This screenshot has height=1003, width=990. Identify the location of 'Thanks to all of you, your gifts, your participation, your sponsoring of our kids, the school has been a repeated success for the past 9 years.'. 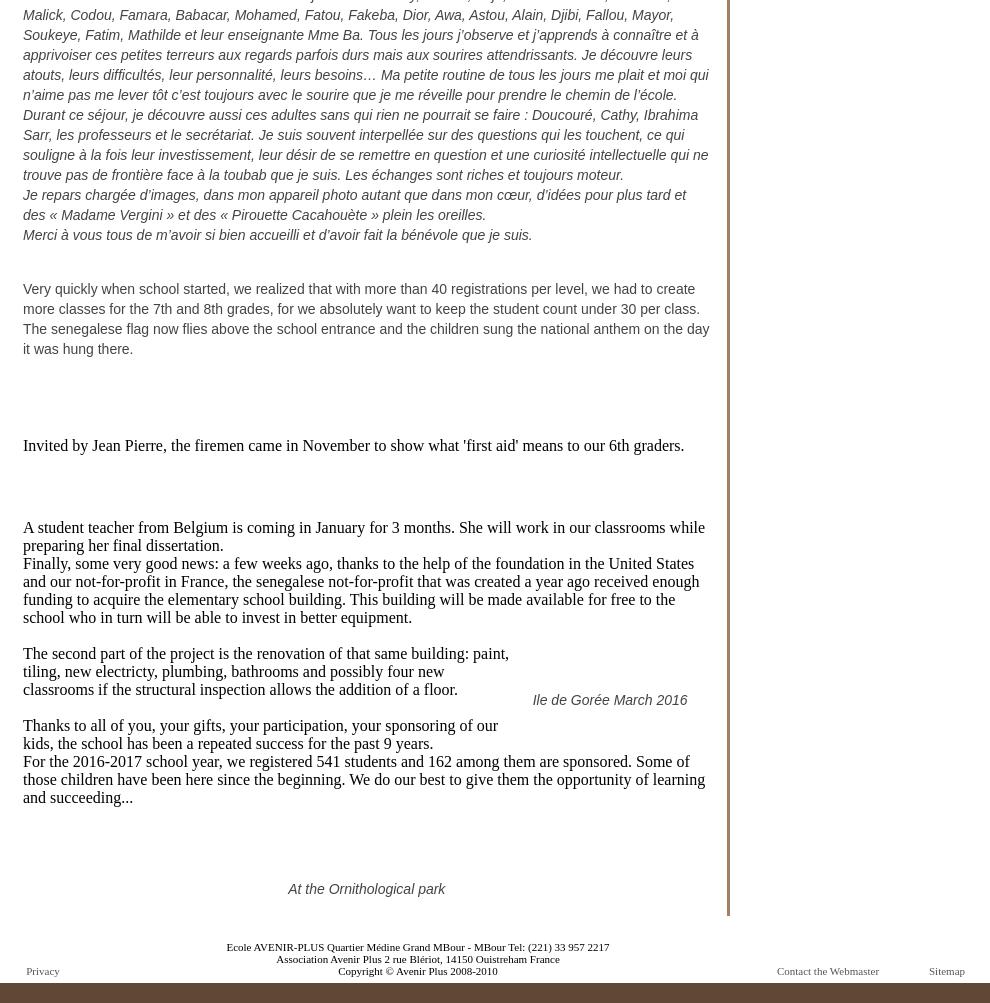
(21, 733).